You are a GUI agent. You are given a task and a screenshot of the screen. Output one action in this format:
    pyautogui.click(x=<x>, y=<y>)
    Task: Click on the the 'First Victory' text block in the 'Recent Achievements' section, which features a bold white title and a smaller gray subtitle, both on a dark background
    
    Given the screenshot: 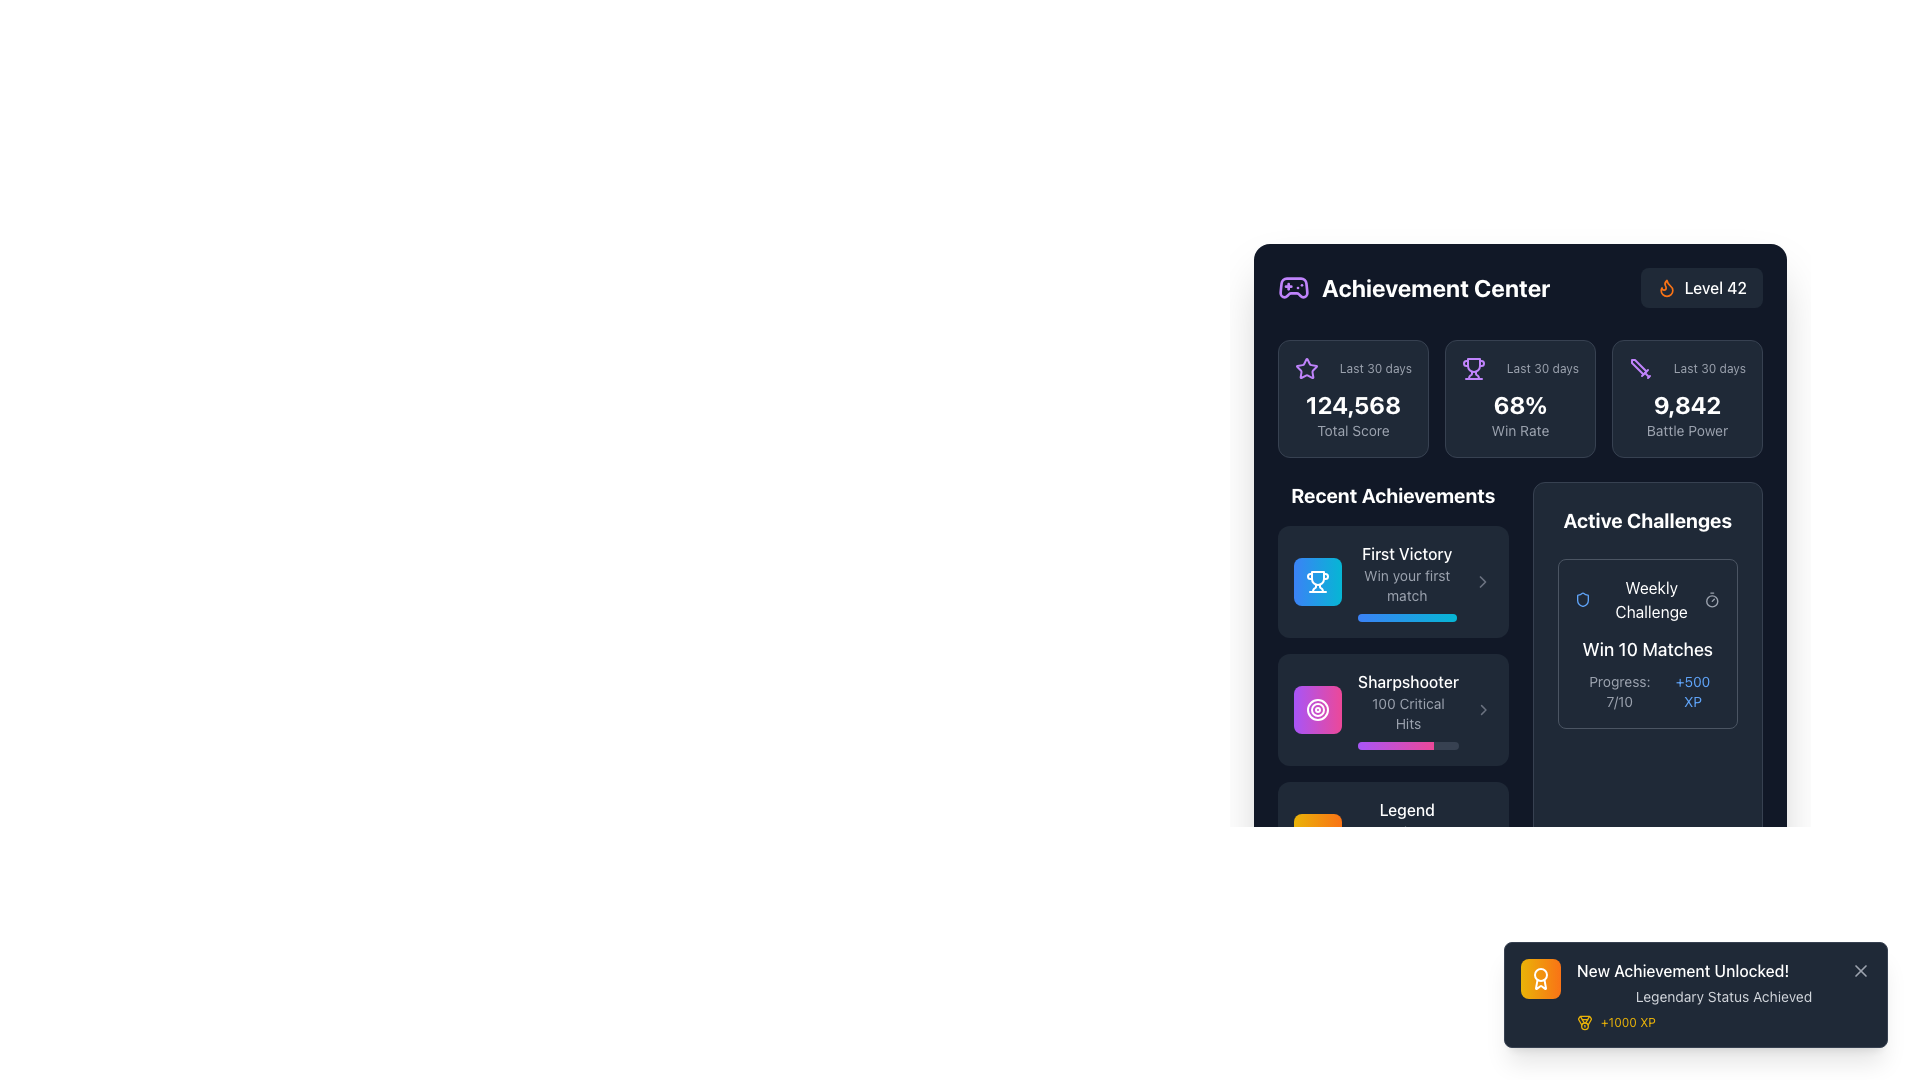 What is the action you would take?
    pyautogui.click(x=1406, y=582)
    